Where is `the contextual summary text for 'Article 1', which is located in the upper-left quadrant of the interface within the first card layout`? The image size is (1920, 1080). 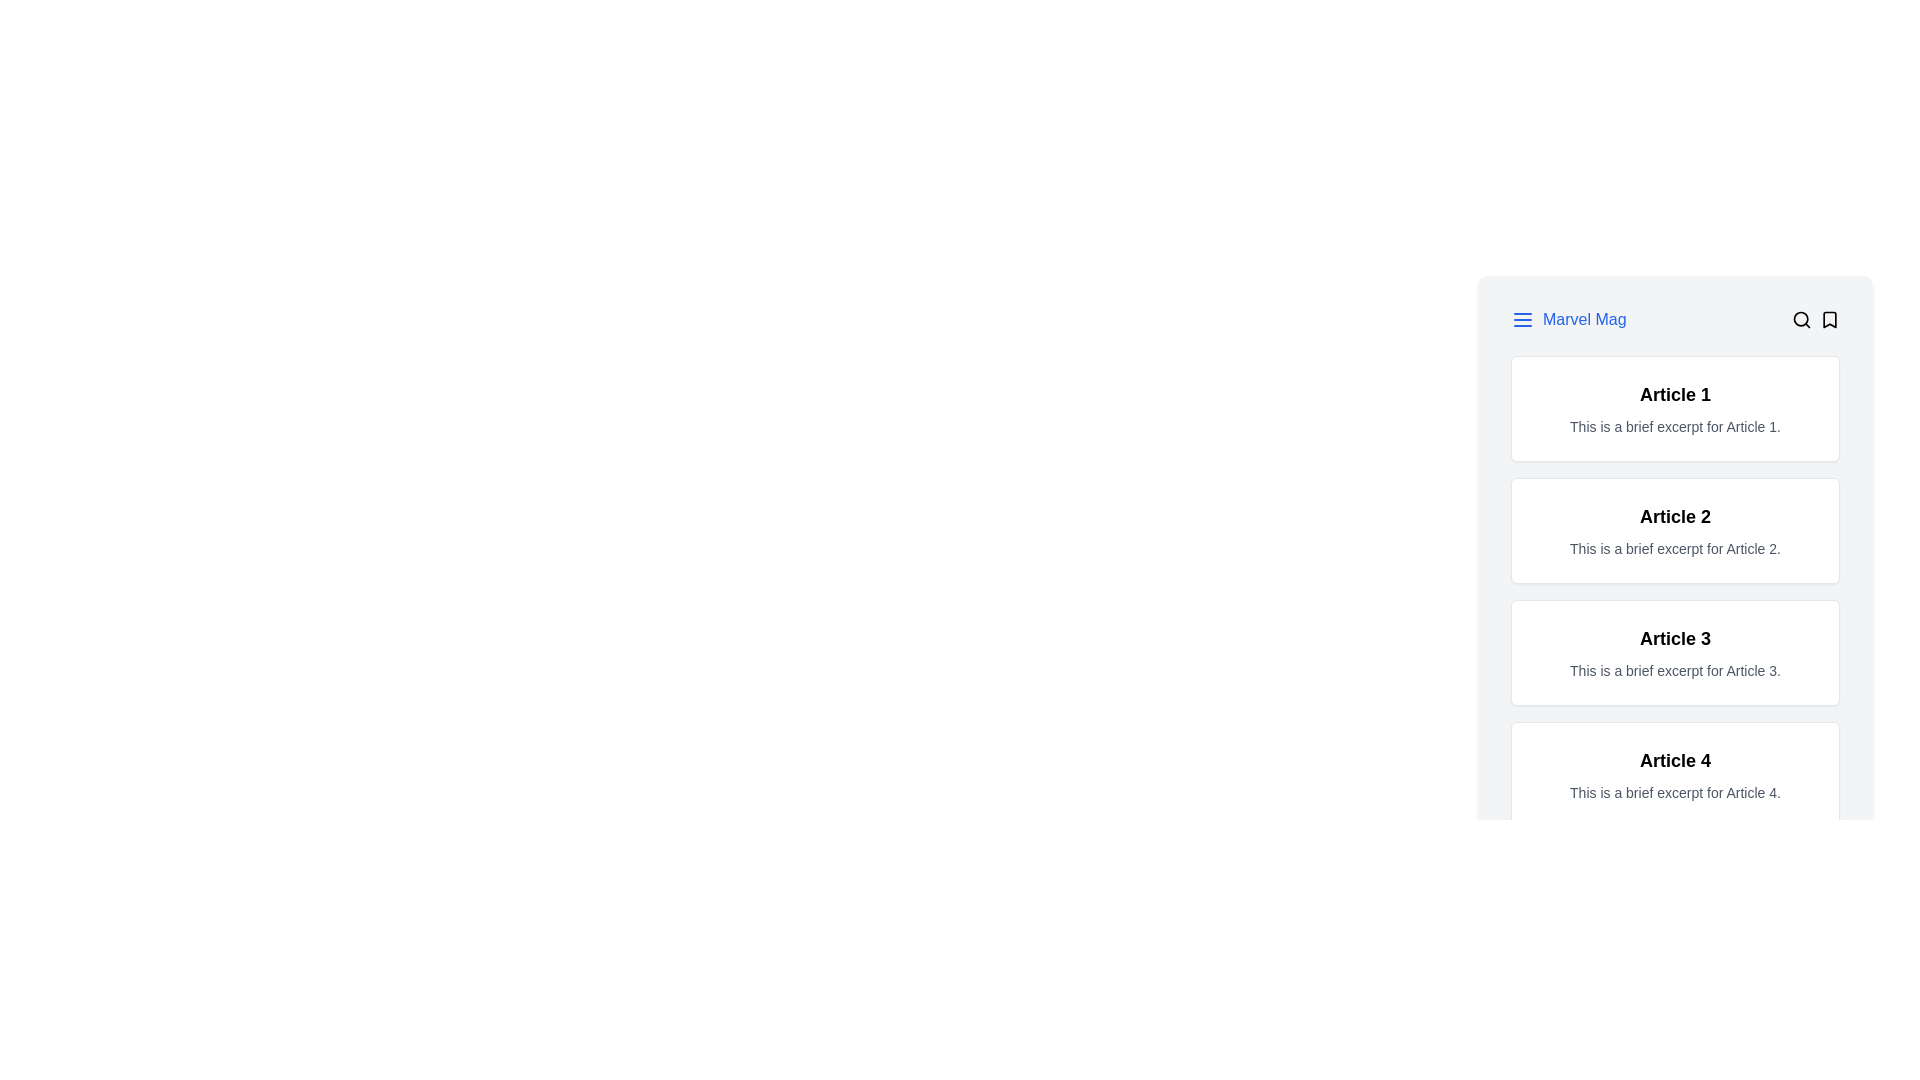
the contextual summary text for 'Article 1', which is located in the upper-left quadrant of the interface within the first card layout is located at coordinates (1675, 426).